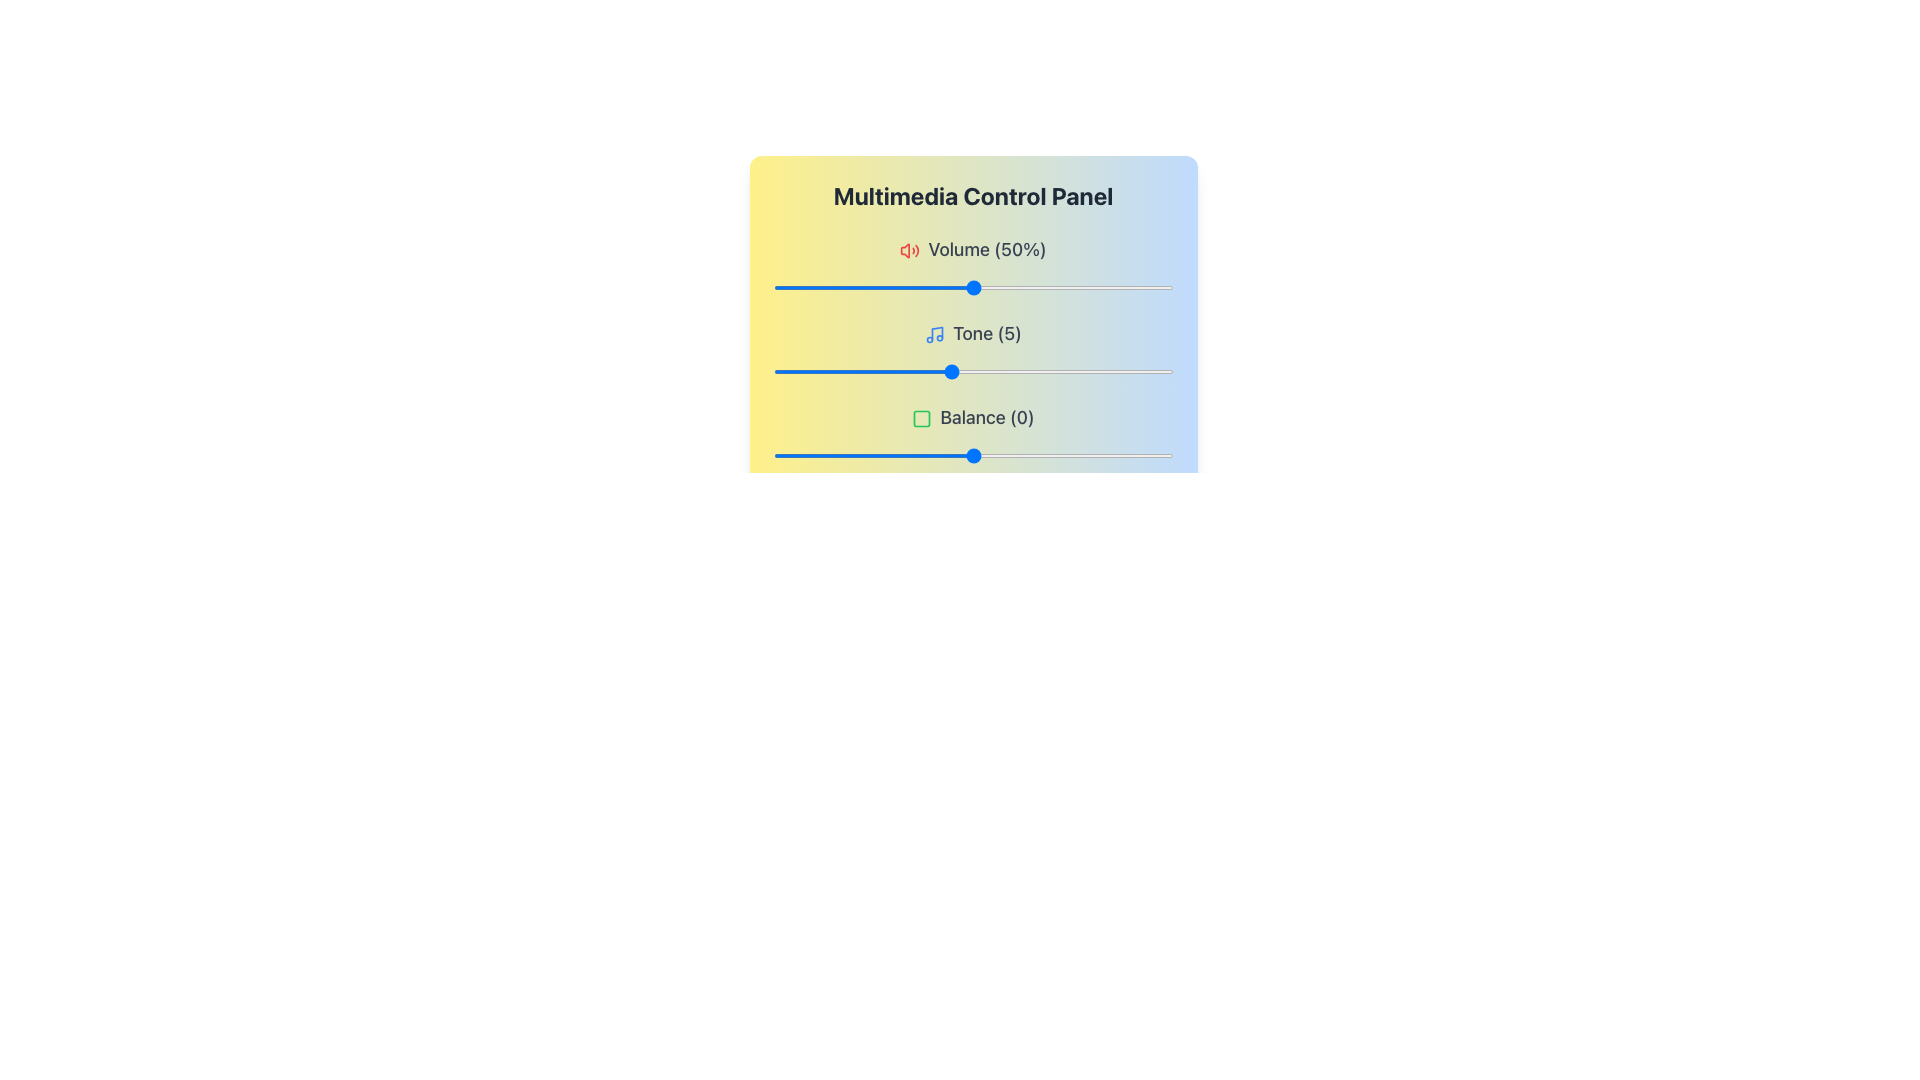 Image resolution: width=1920 pixels, height=1080 pixels. I want to click on balance, so click(877, 455).